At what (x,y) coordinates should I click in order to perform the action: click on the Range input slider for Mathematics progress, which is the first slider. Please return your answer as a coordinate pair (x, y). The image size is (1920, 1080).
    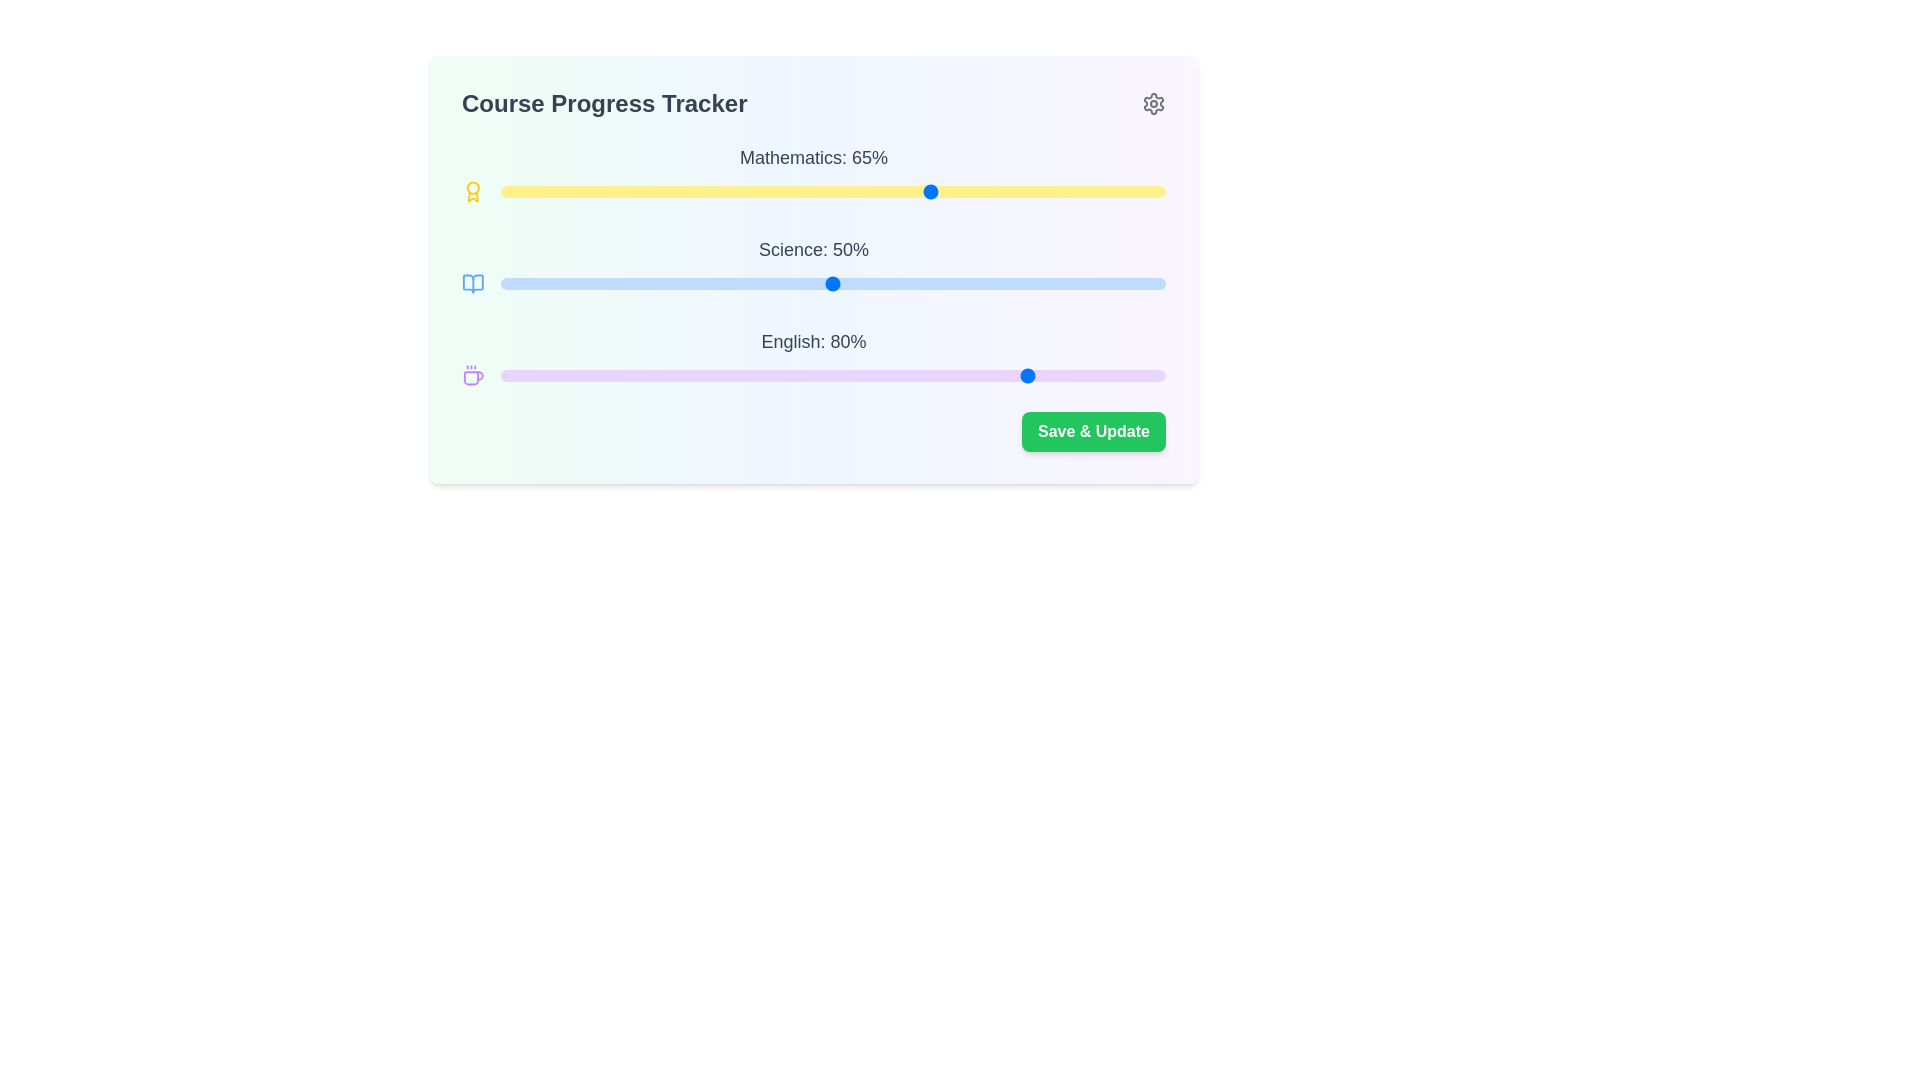
    Looking at the image, I should click on (833, 192).